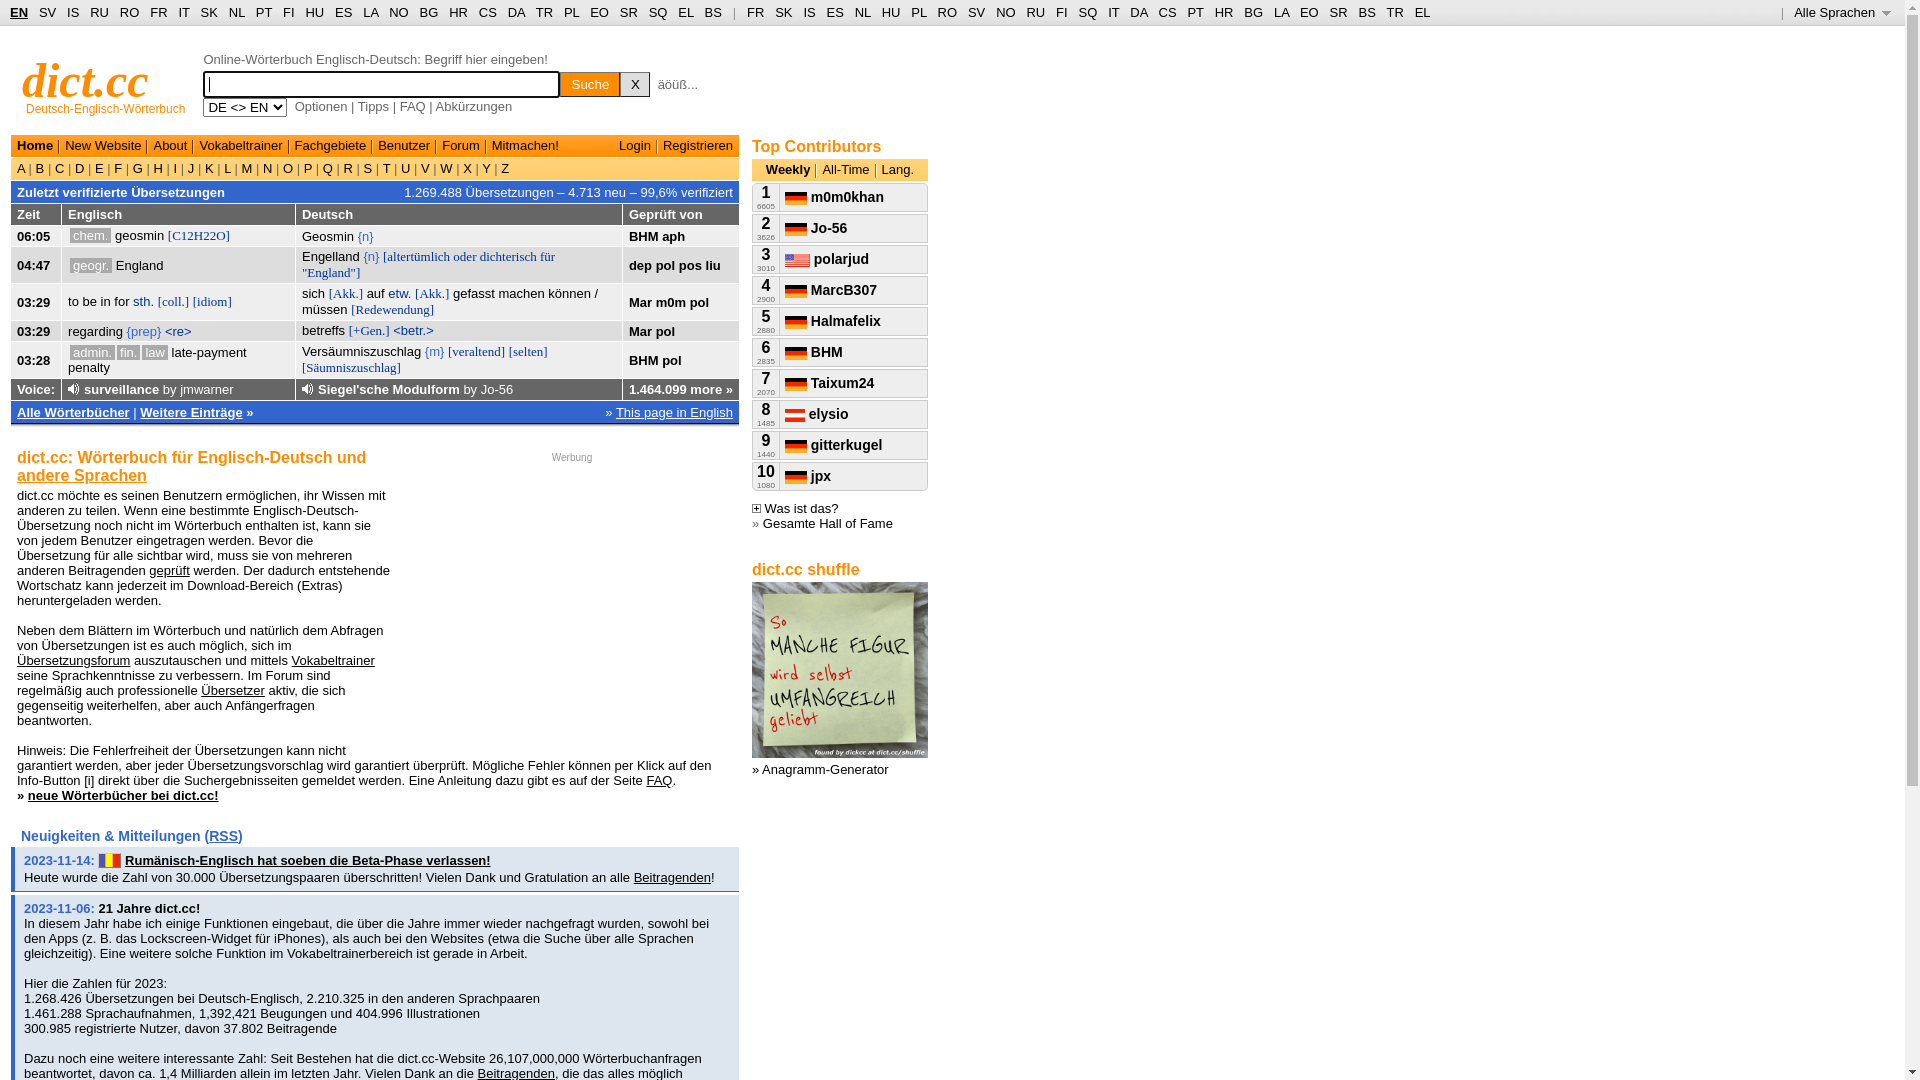 This screenshot has height=1080, width=1920. What do you see at coordinates (172, 234) in the screenshot?
I see `'geosmin [C12H22O]'` at bounding box center [172, 234].